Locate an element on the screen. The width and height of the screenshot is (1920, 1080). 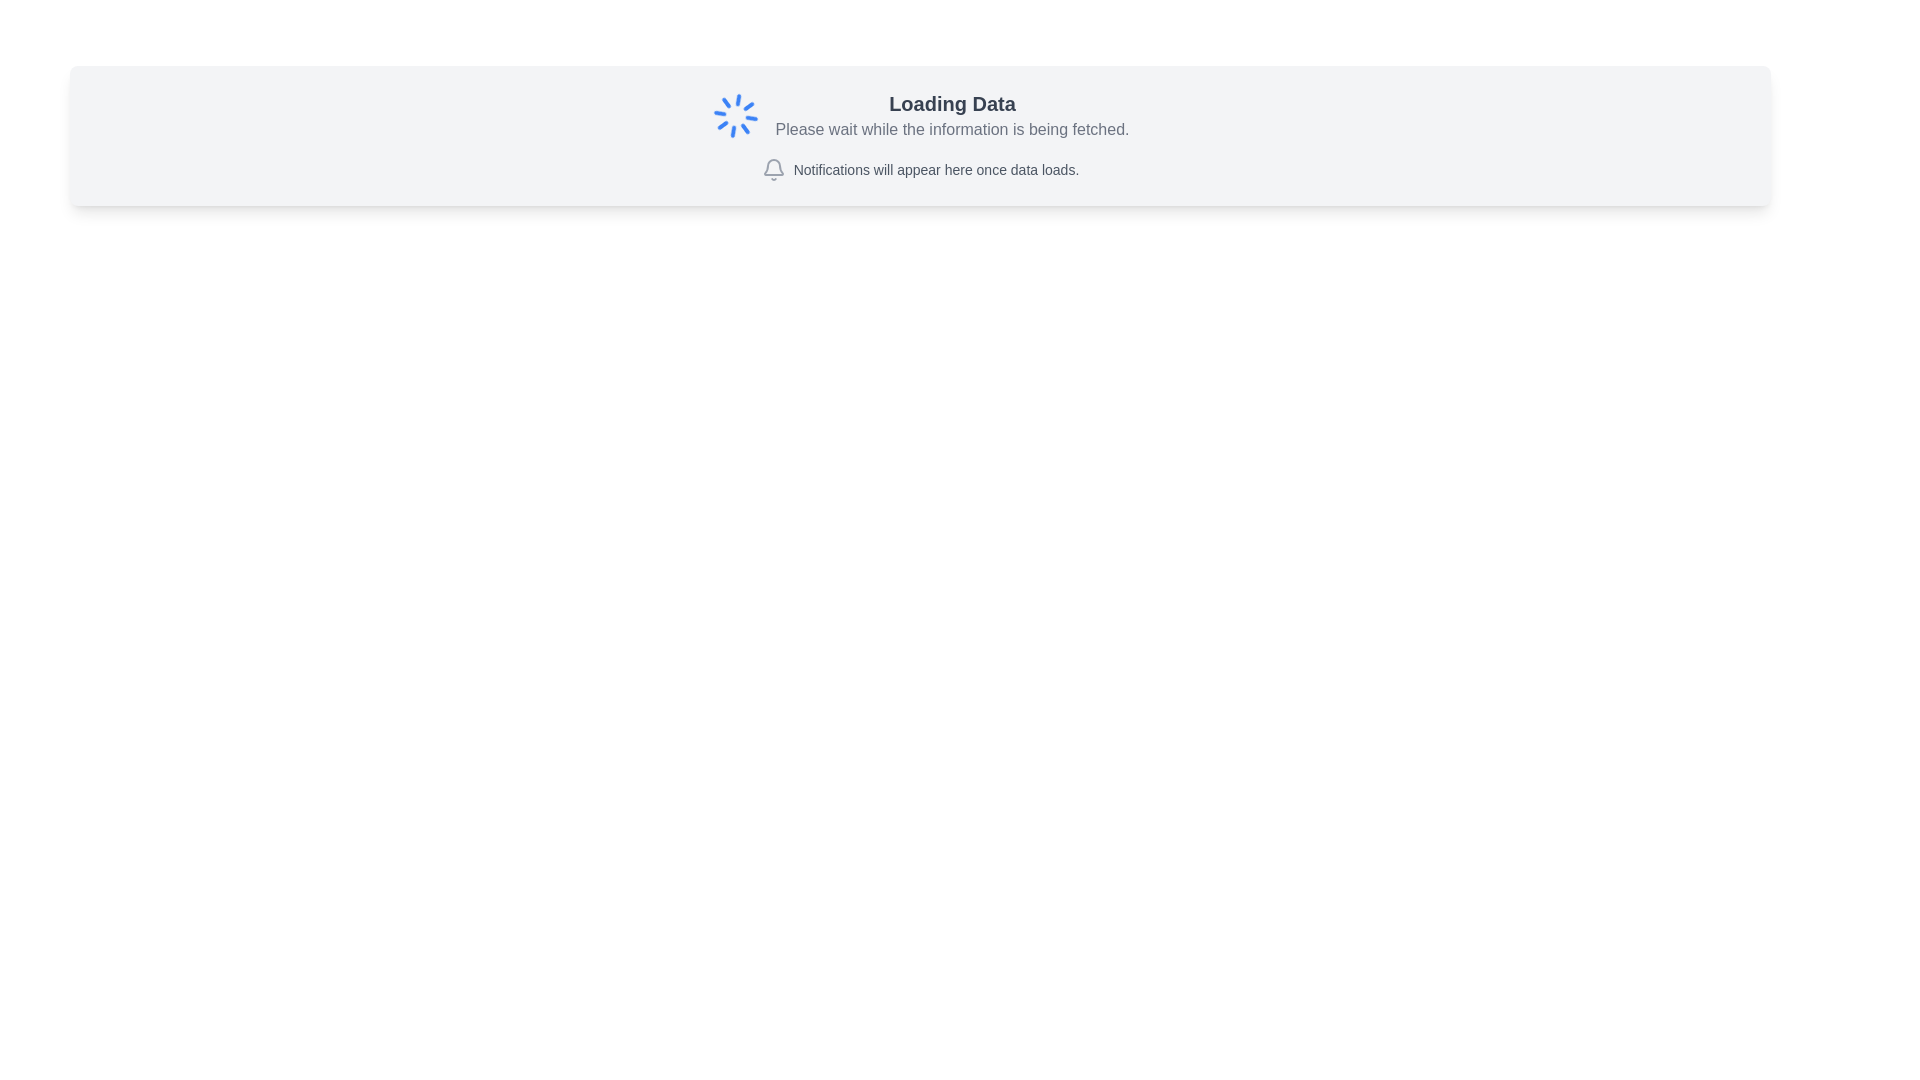
the notification placeholder element that displays the message 'Notifications will appear here once data loads' along with a gray bell icon, located beneath the title 'Loading Data' is located at coordinates (919, 168).